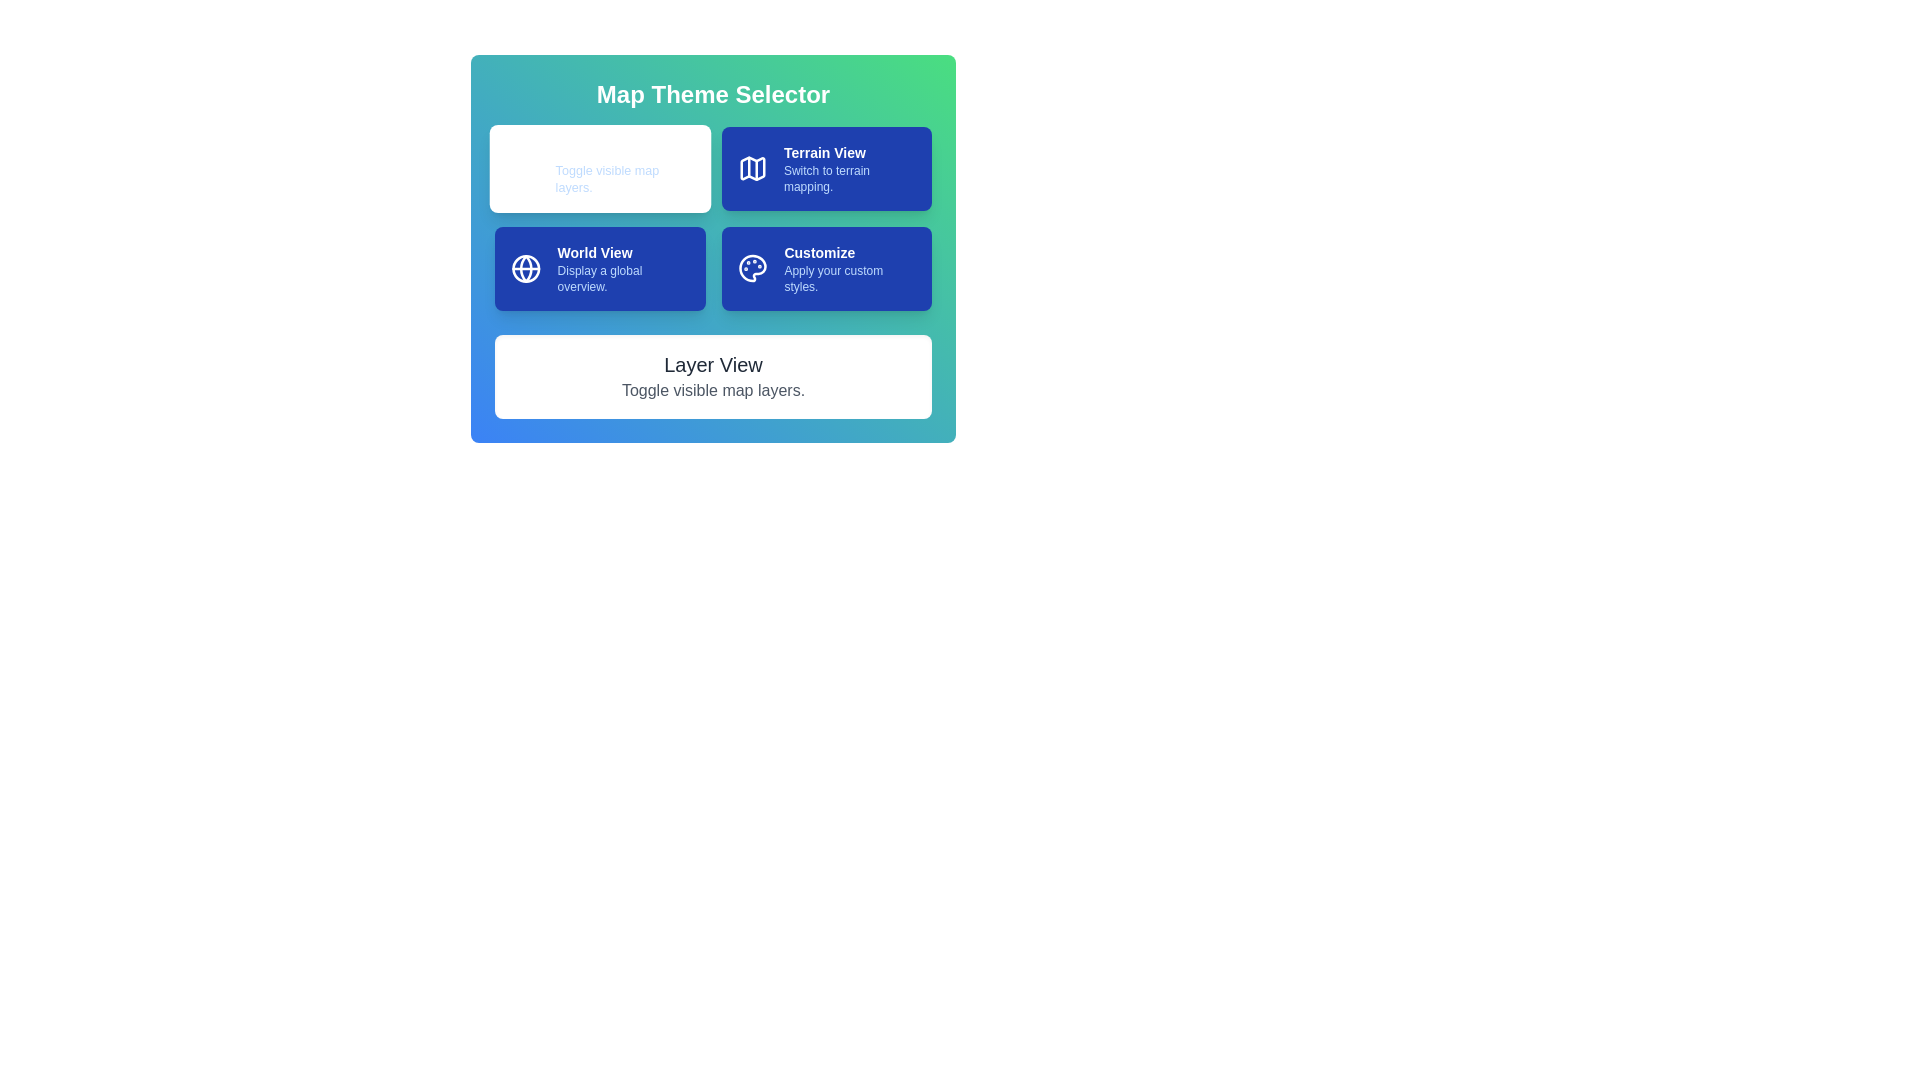 This screenshot has width=1920, height=1080. Describe the element at coordinates (713, 365) in the screenshot. I see `the 'Layer View' text label, which serves as a descriptive title for the card related to toggling visible map layers, located at the center of the card` at that location.